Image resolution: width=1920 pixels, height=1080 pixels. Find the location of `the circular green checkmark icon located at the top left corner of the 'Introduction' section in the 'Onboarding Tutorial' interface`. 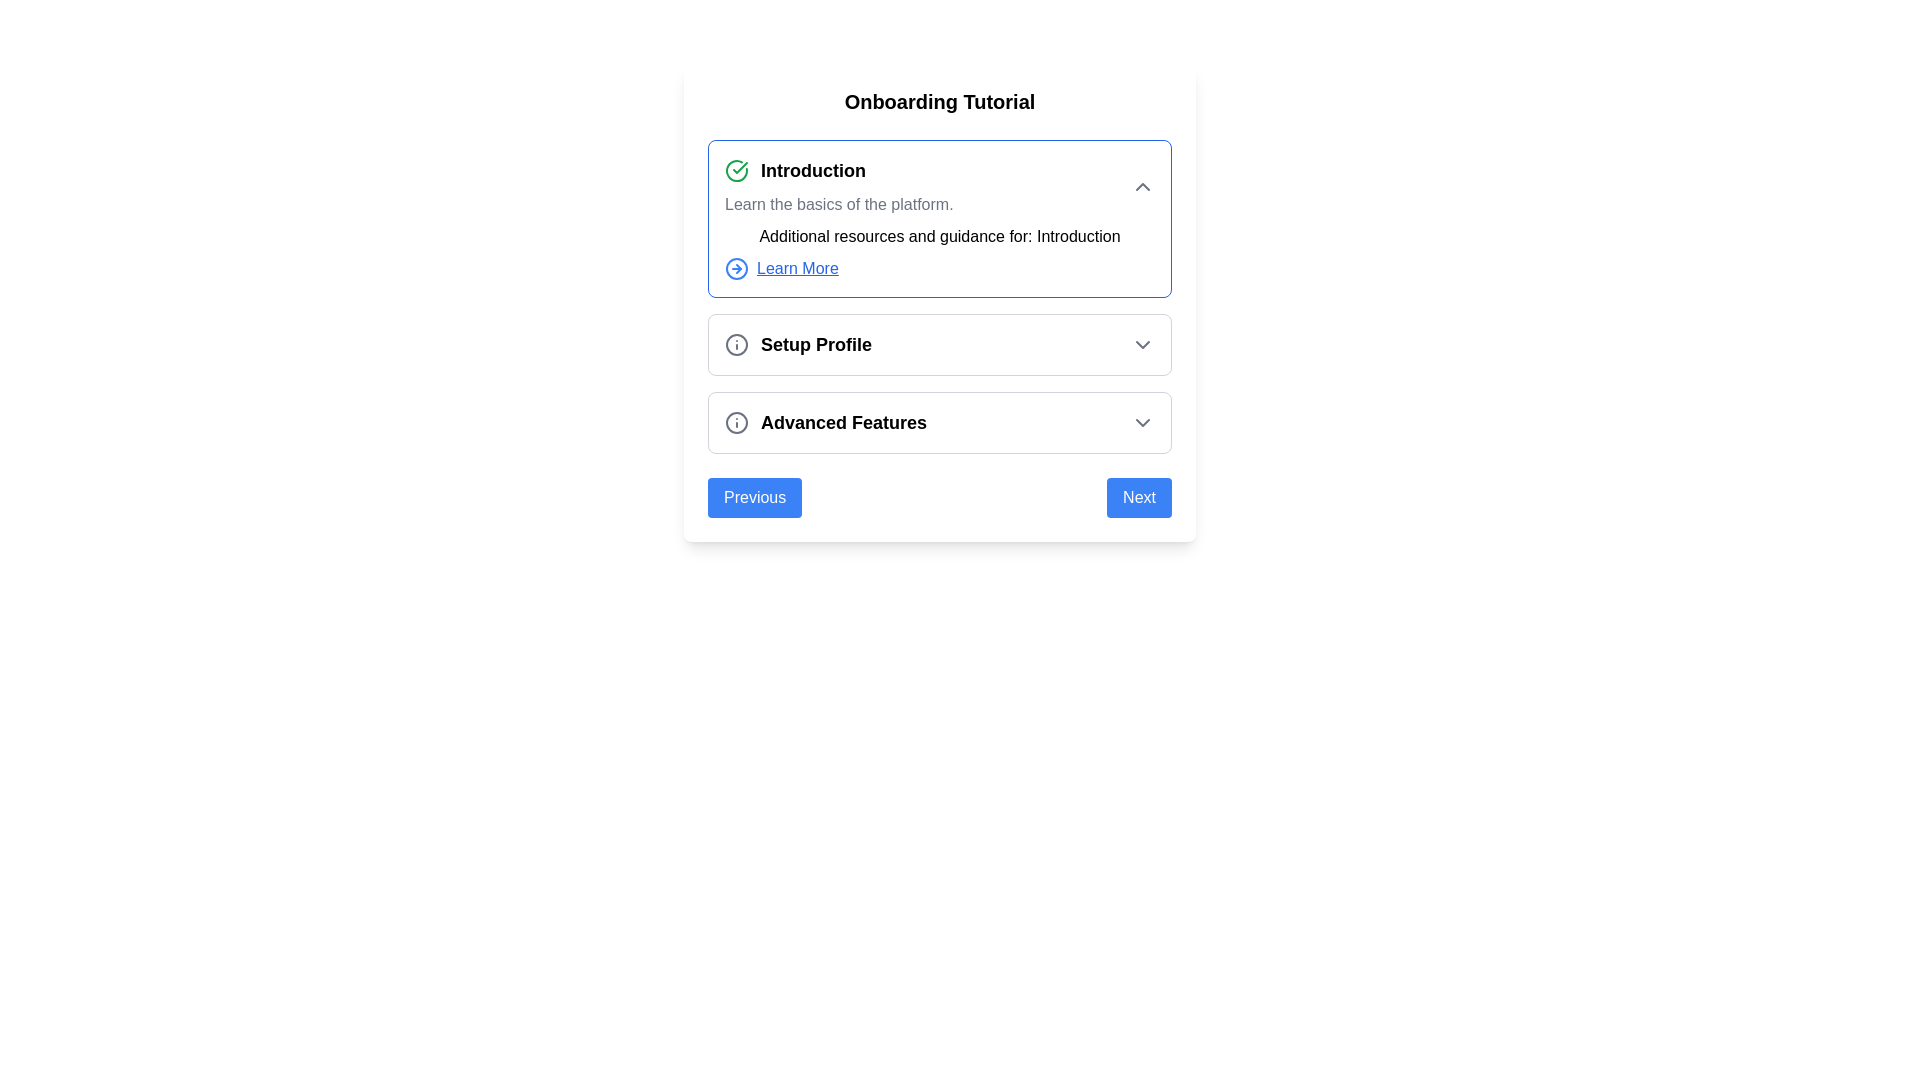

the circular green checkmark icon located at the top left corner of the 'Introduction' section in the 'Onboarding Tutorial' interface is located at coordinates (736, 169).